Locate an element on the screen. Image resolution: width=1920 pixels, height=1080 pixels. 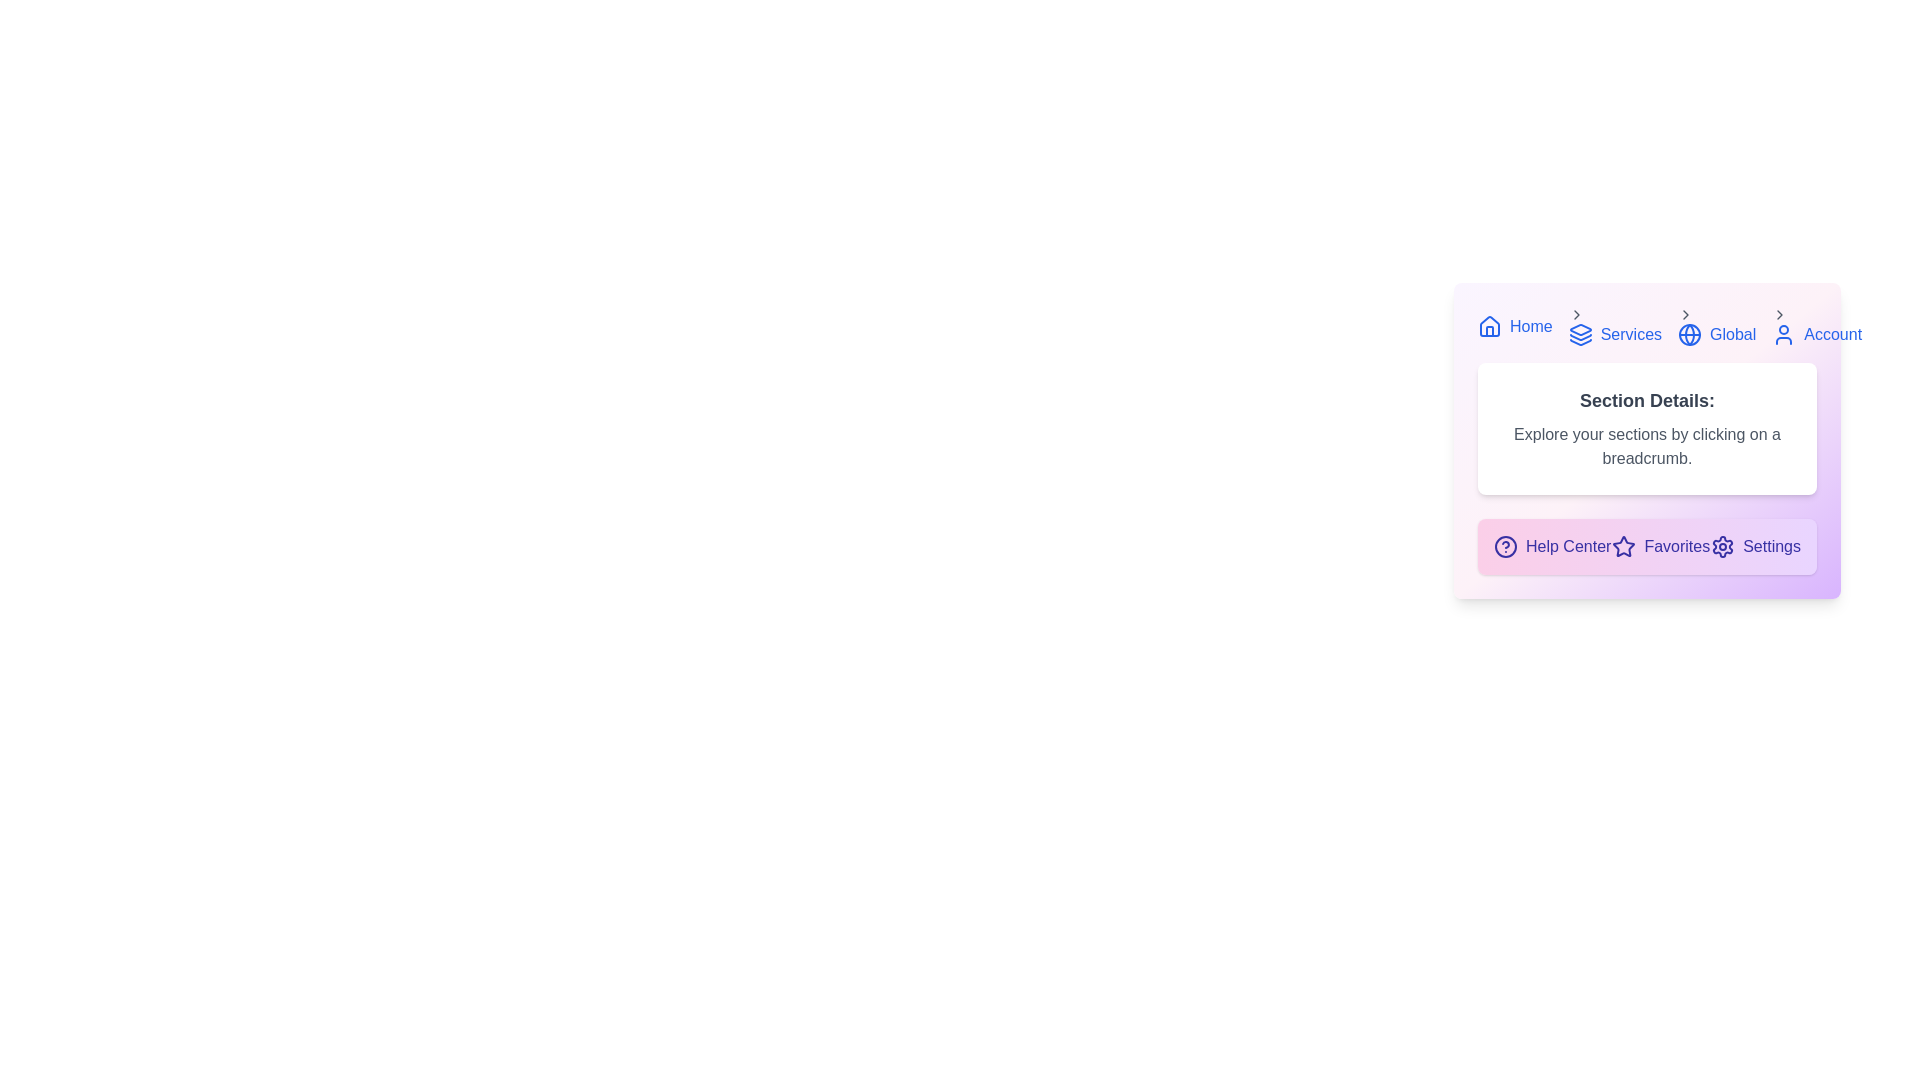
the text label that reads 'Section Details:' which is styled with a large, bold font in dark gray color, located at the top of a white box with rounded corners is located at coordinates (1647, 401).